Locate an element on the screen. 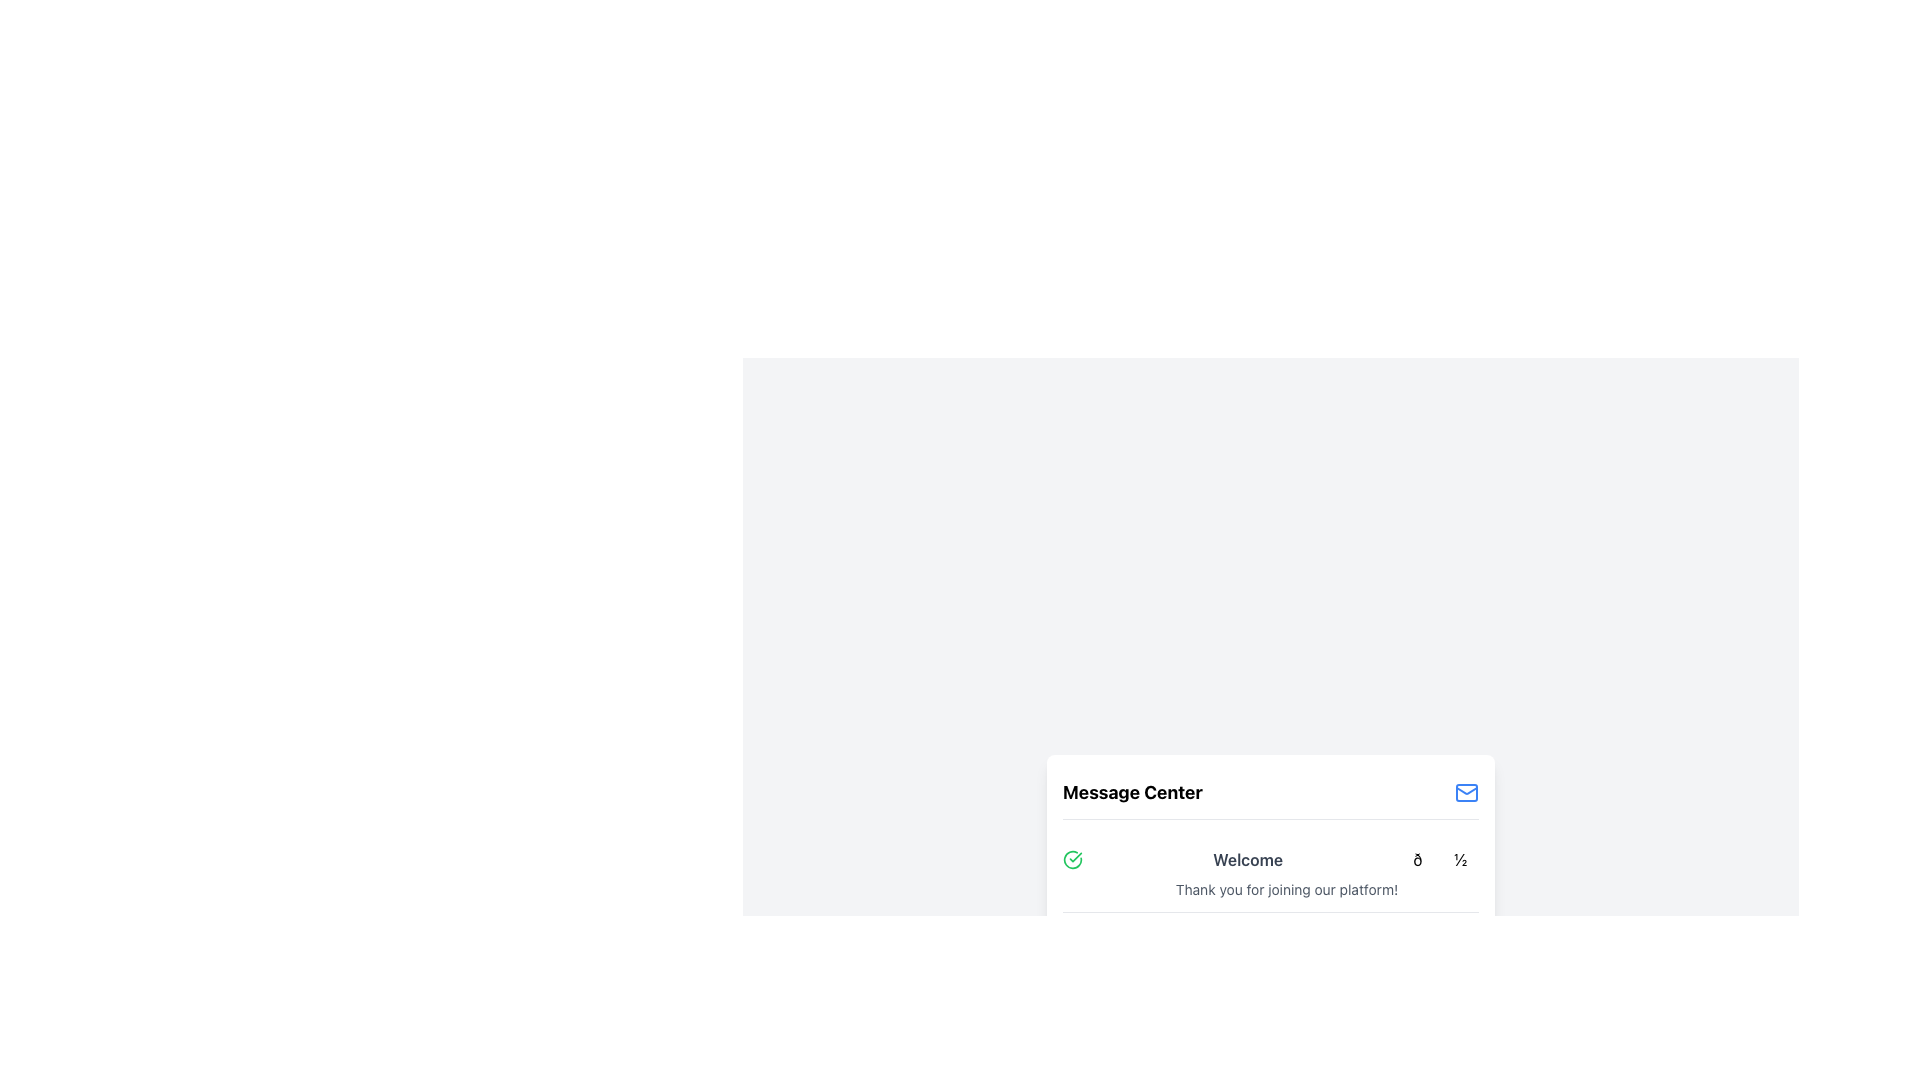 This screenshot has height=1080, width=1920. the text label styled with bold and large font displaying 'Message Center', which acts as a header for the section of the interface is located at coordinates (1132, 792).